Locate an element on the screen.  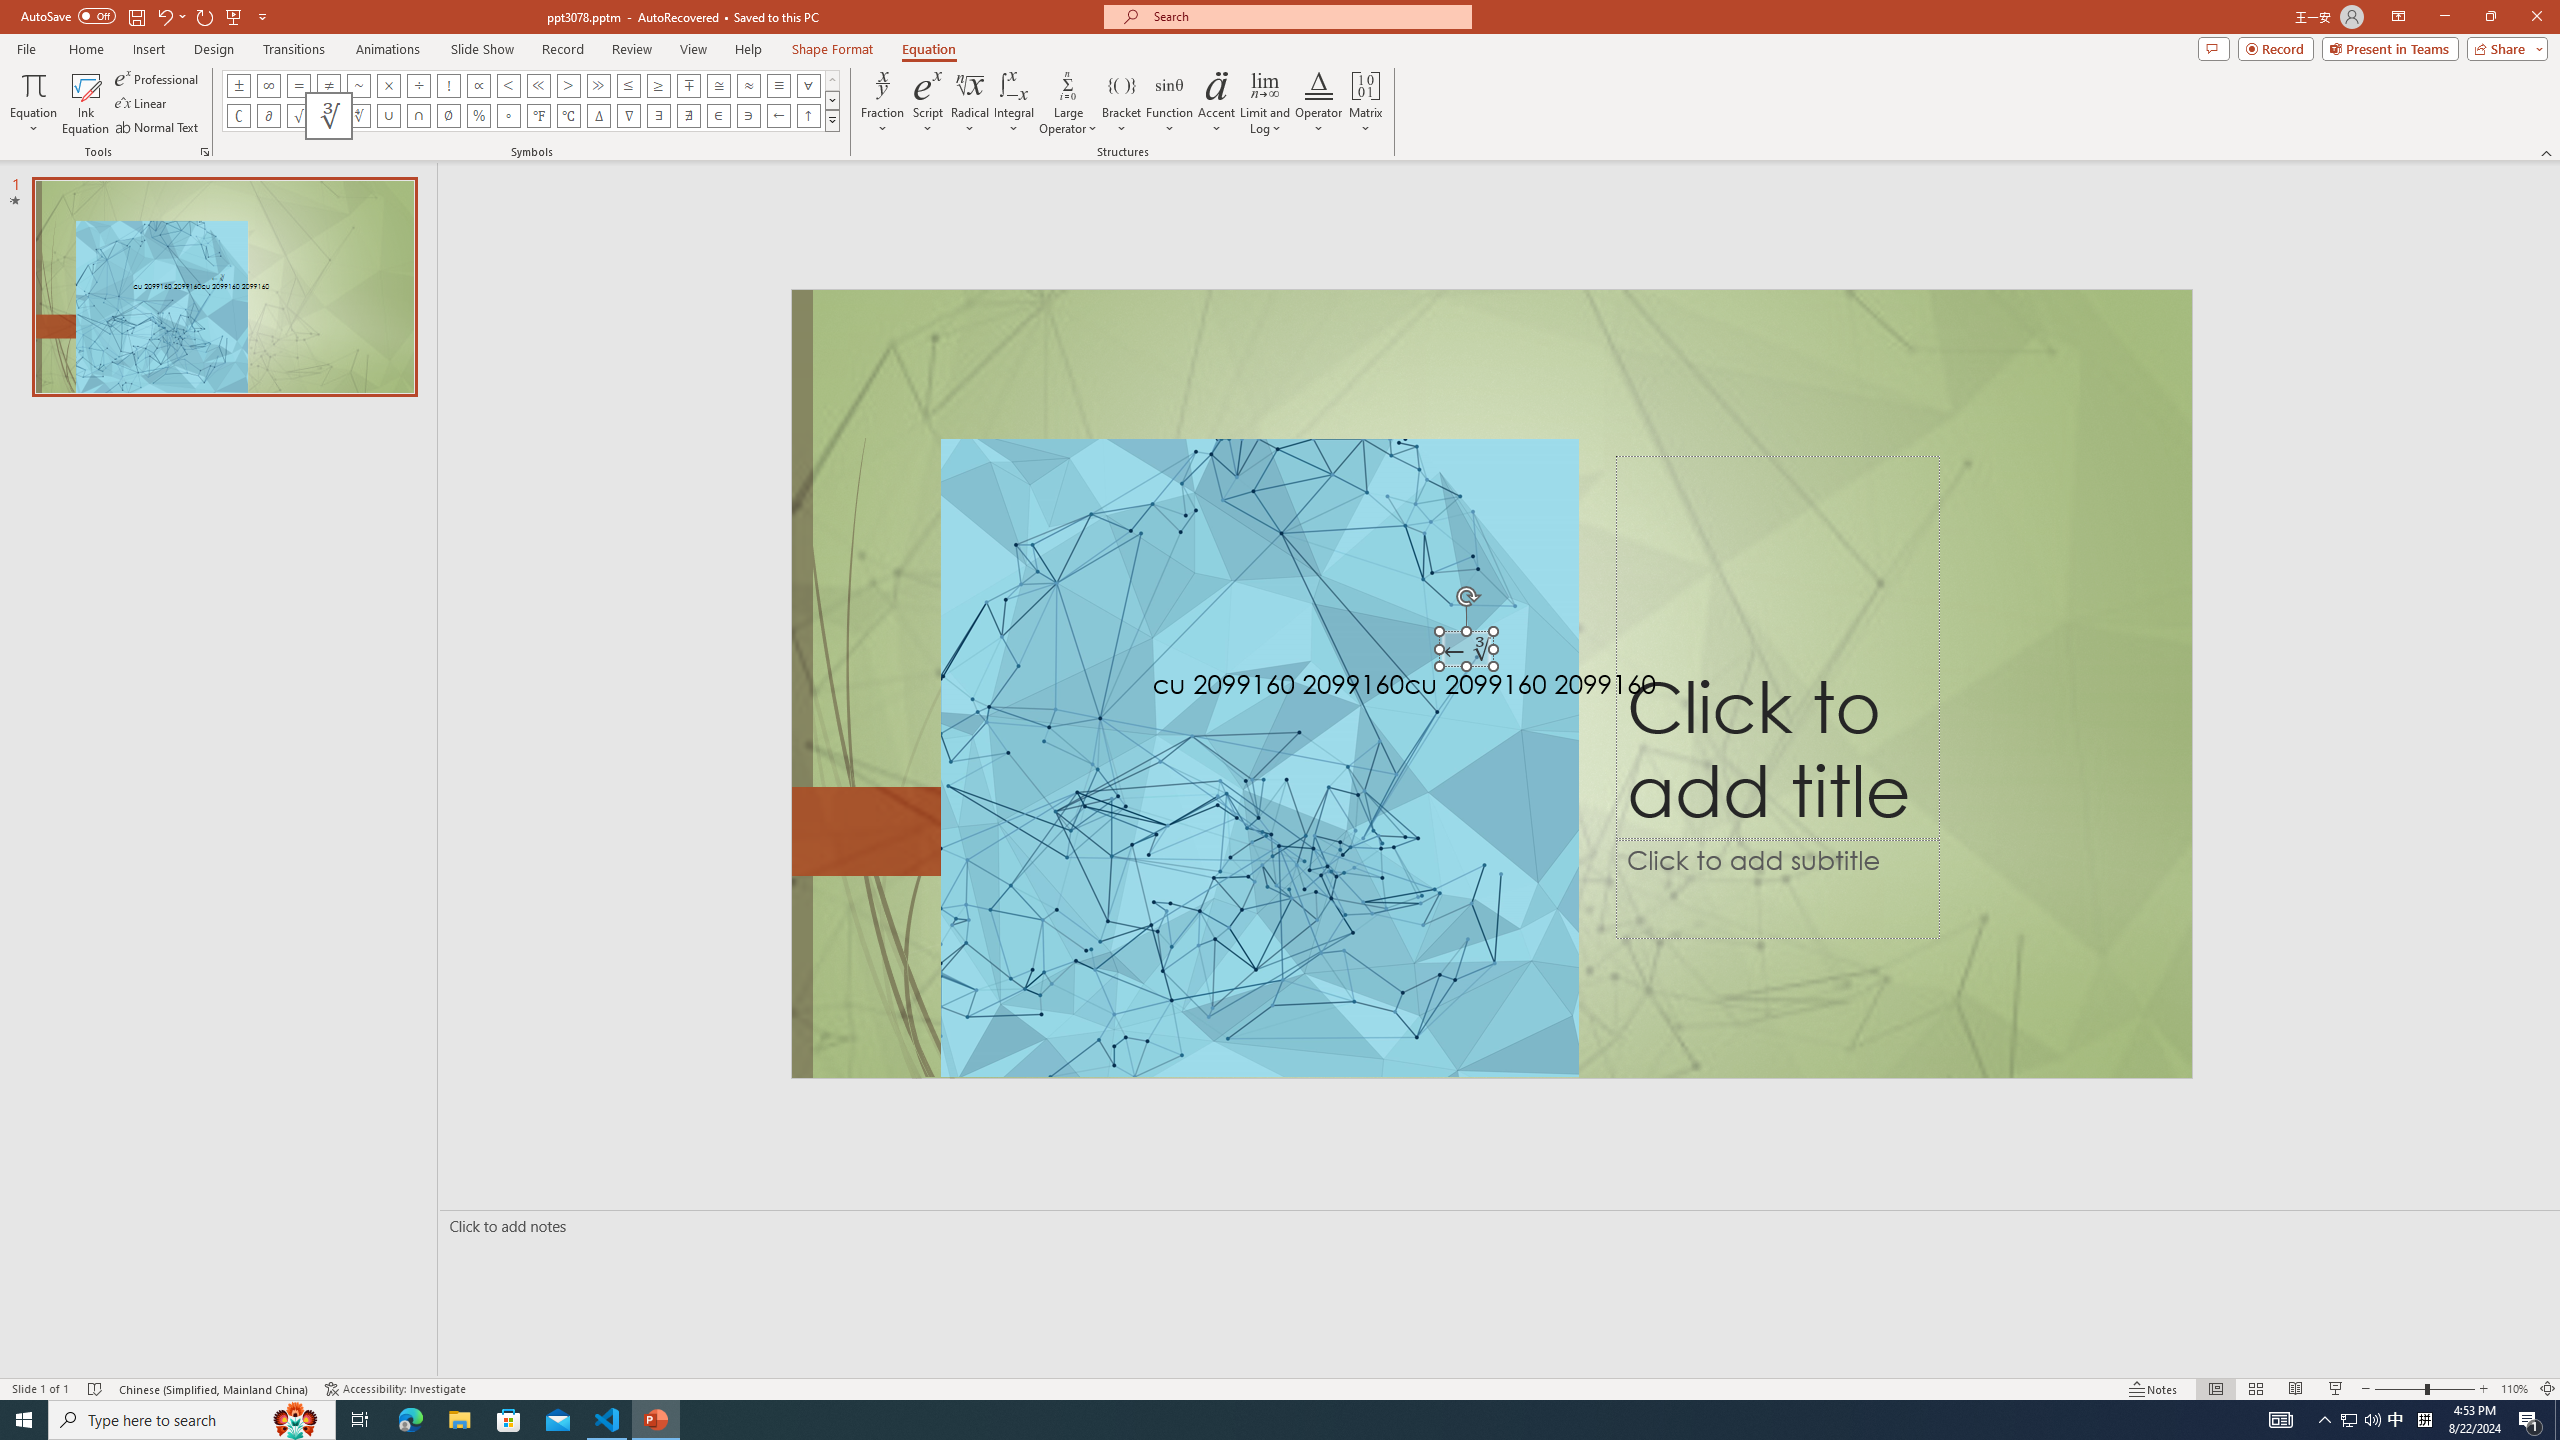
'Equation Options...' is located at coordinates (203, 150).